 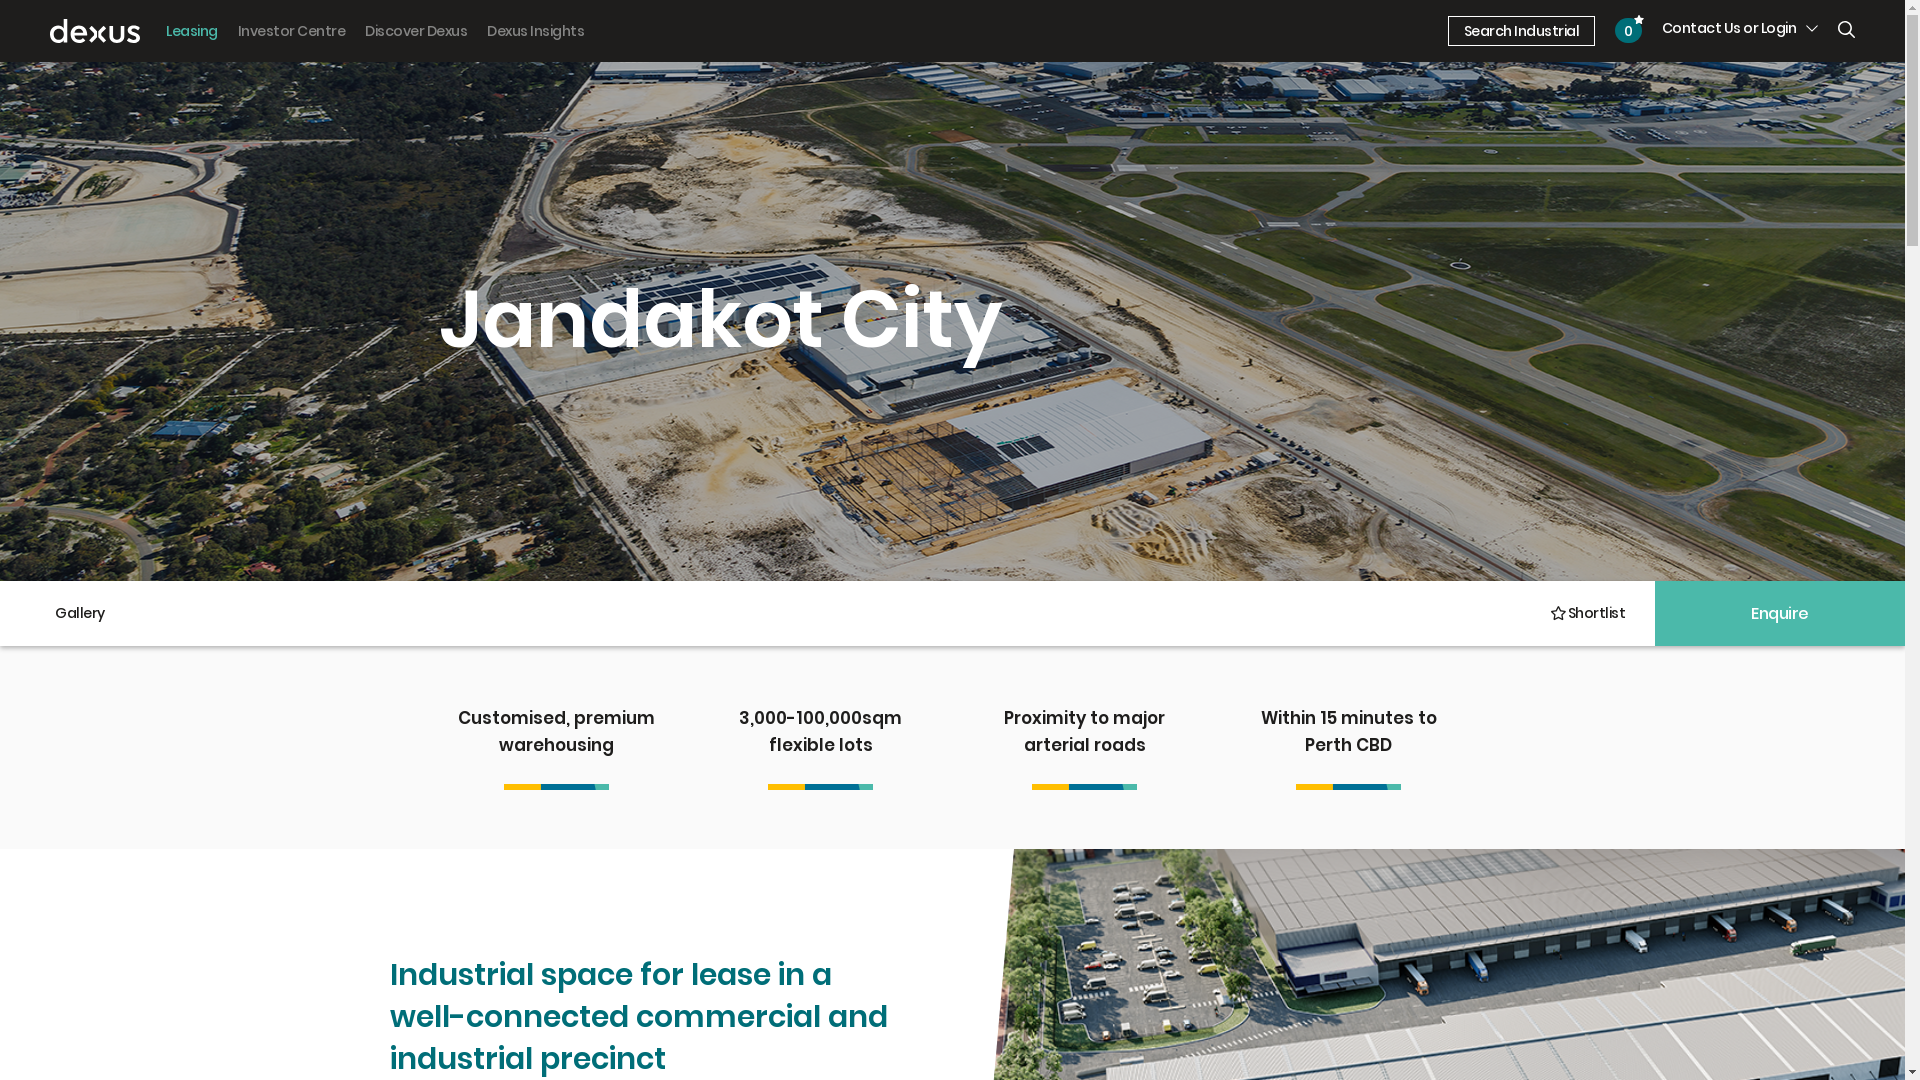 I want to click on 'Search Industrial', so click(x=1520, y=31).